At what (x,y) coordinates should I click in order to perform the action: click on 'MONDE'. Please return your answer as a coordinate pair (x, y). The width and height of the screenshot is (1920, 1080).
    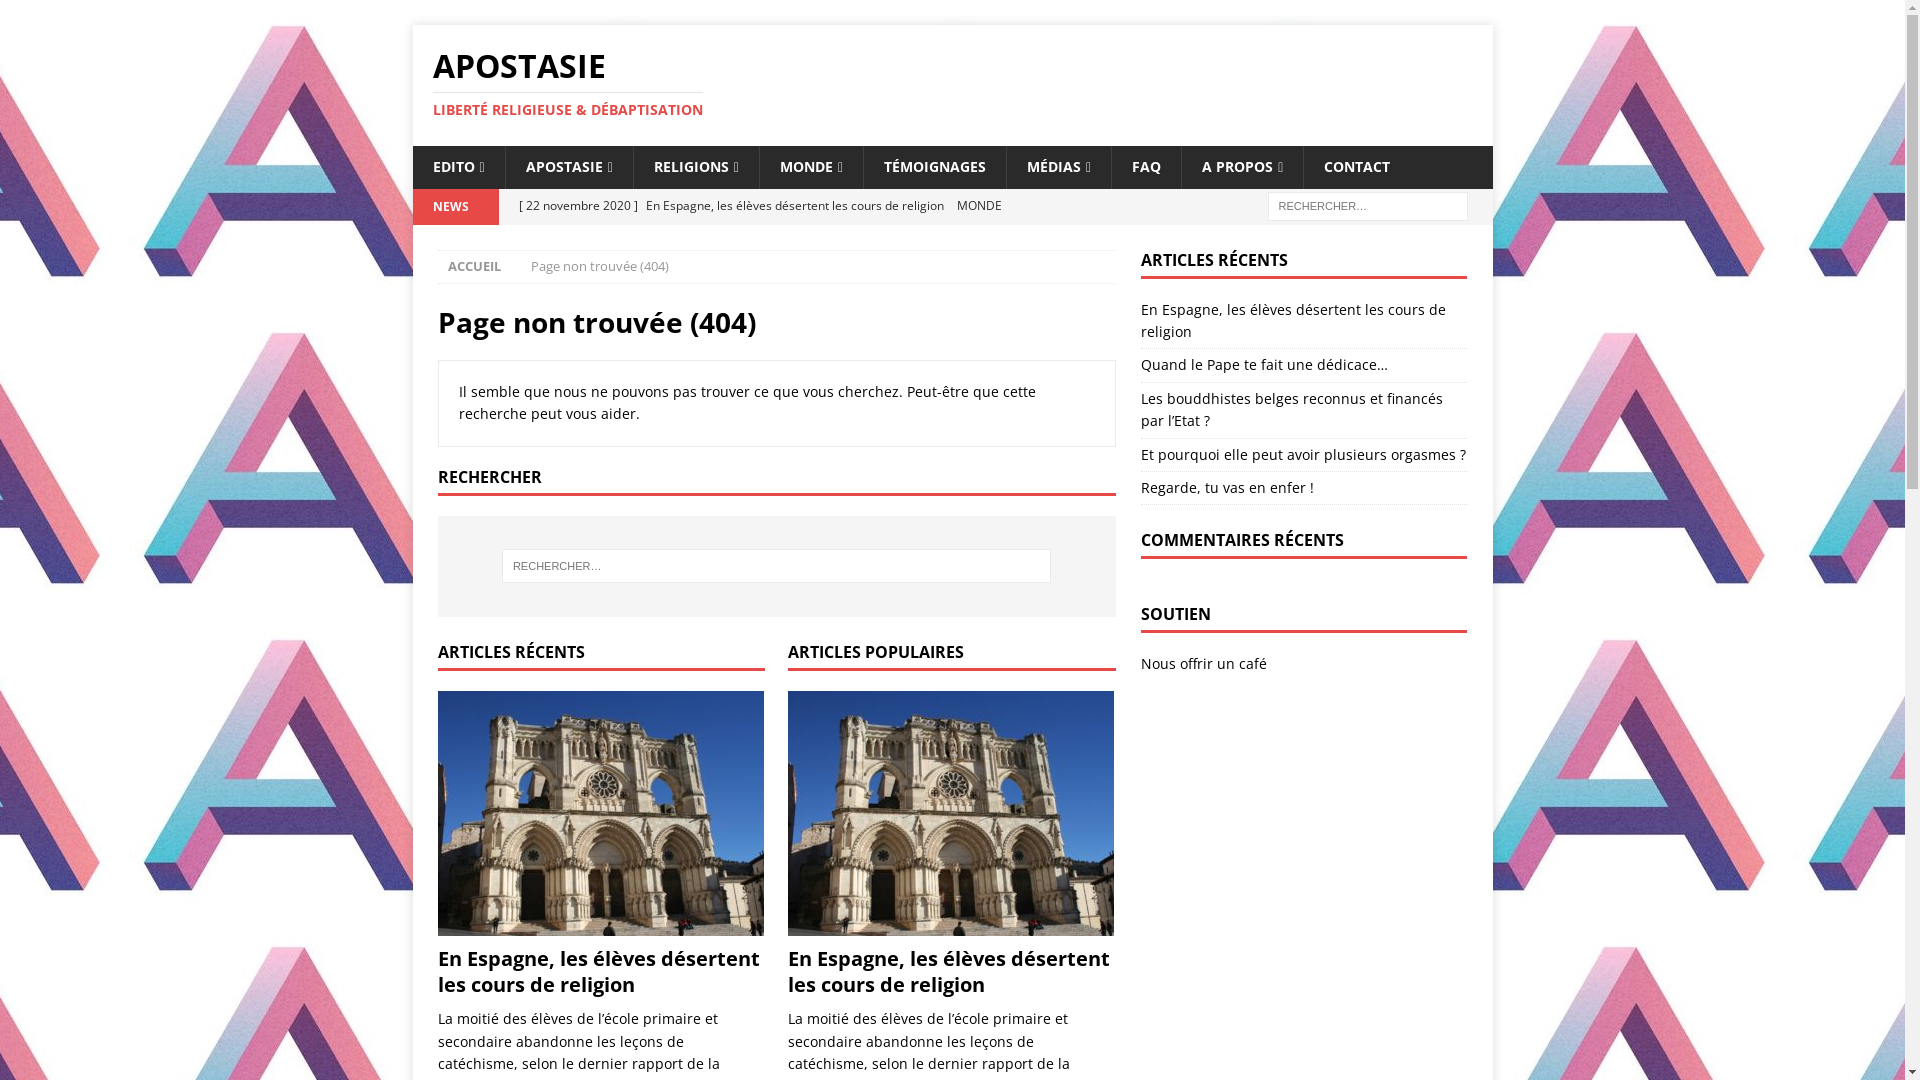
    Looking at the image, I should click on (811, 165).